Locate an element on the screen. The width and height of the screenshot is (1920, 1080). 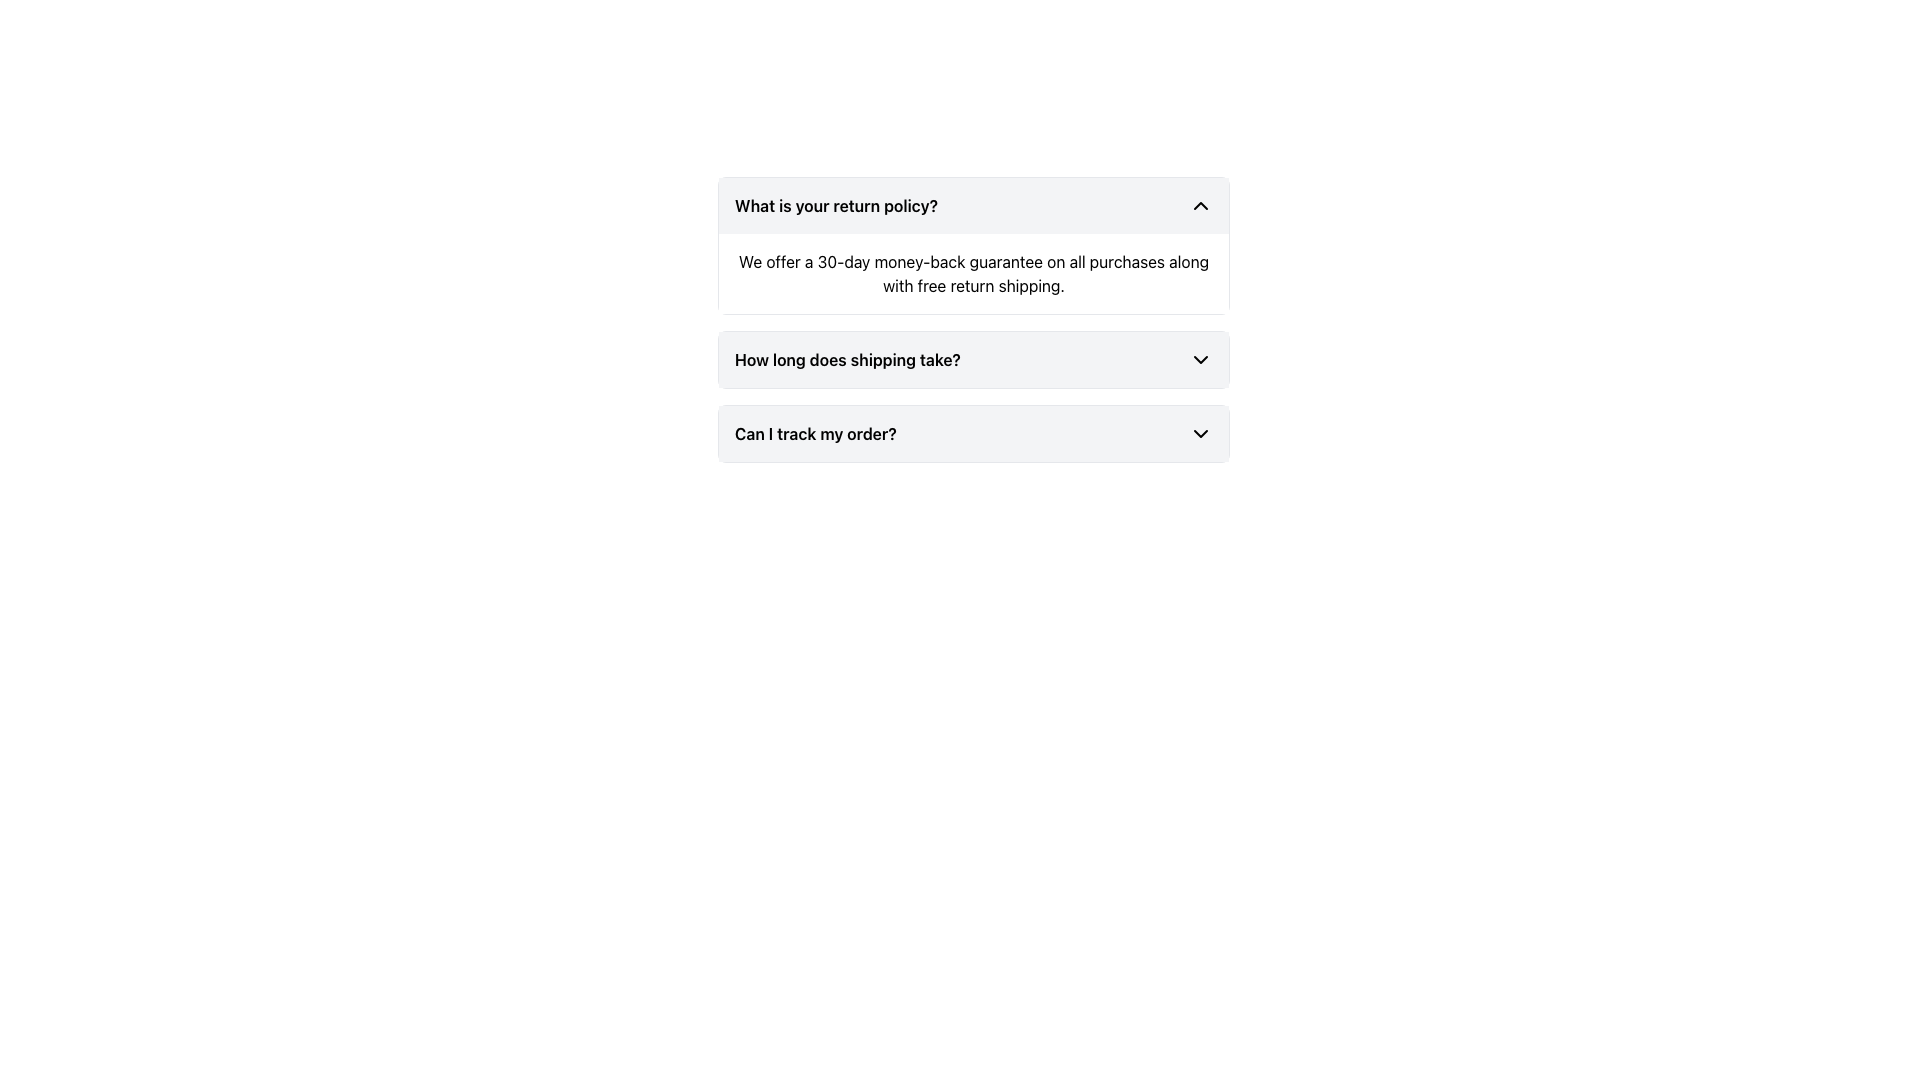
the header text for the collapsible FAQ section indicating the return policy is located at coordinates (836, 205).